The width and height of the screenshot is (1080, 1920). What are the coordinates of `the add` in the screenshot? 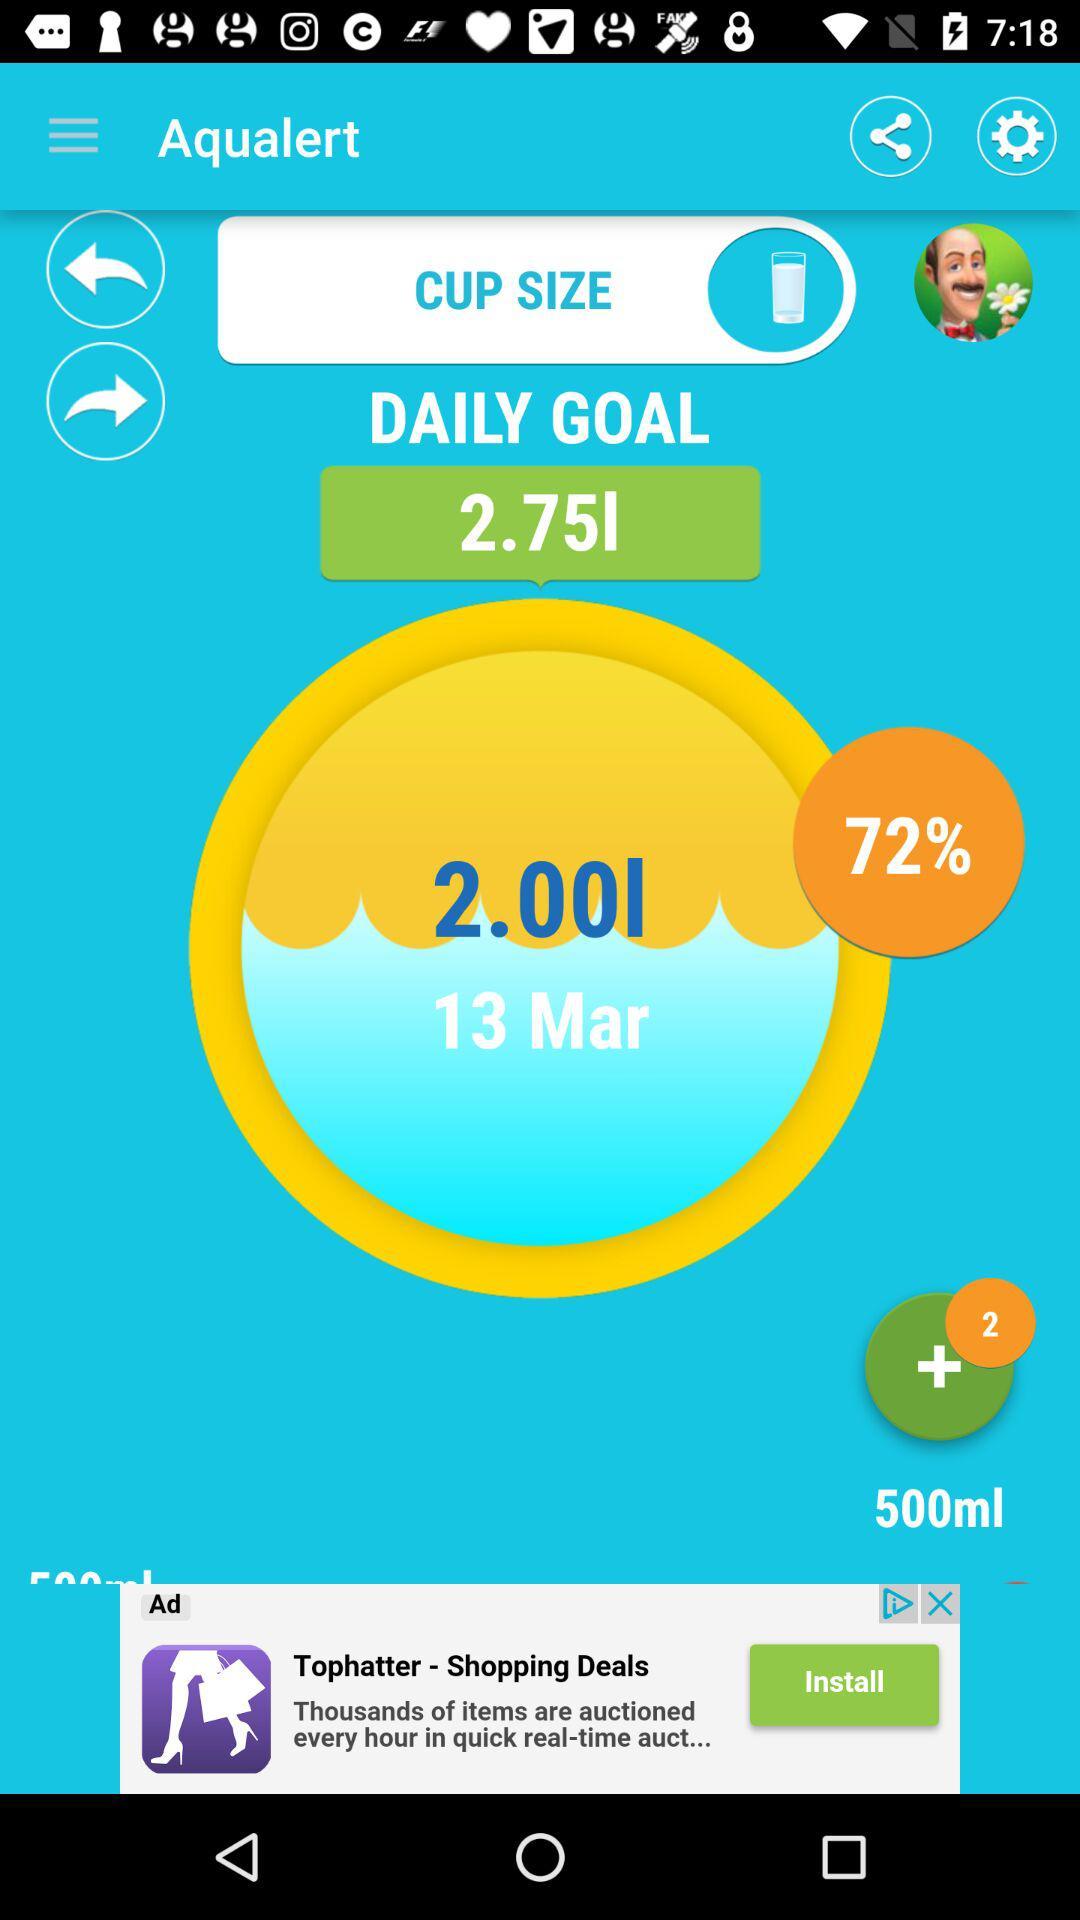 It's located at (540, 1688).